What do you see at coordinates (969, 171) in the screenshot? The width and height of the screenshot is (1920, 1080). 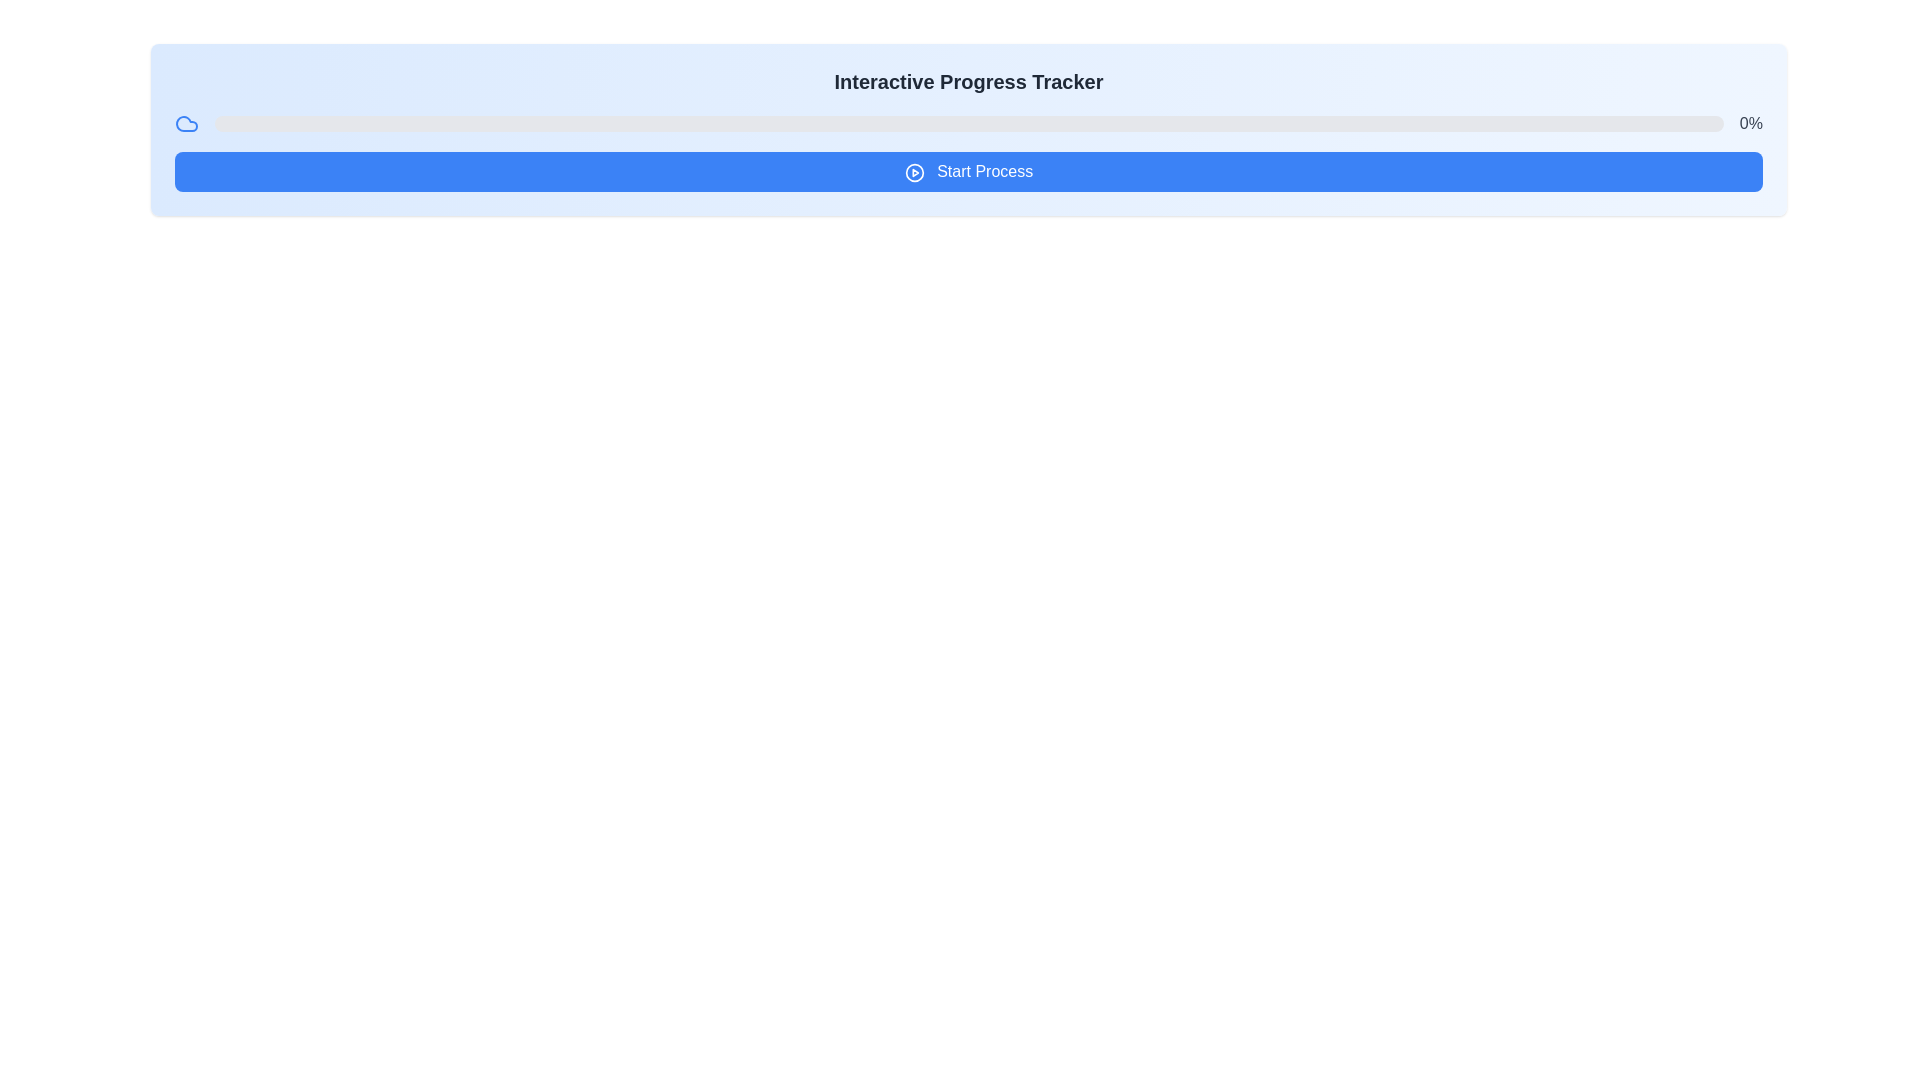 I see `the rectangular button with rounded edges and a blue background labeled 'Start Process' to observe hover effects` at bounding box center [969, 171].